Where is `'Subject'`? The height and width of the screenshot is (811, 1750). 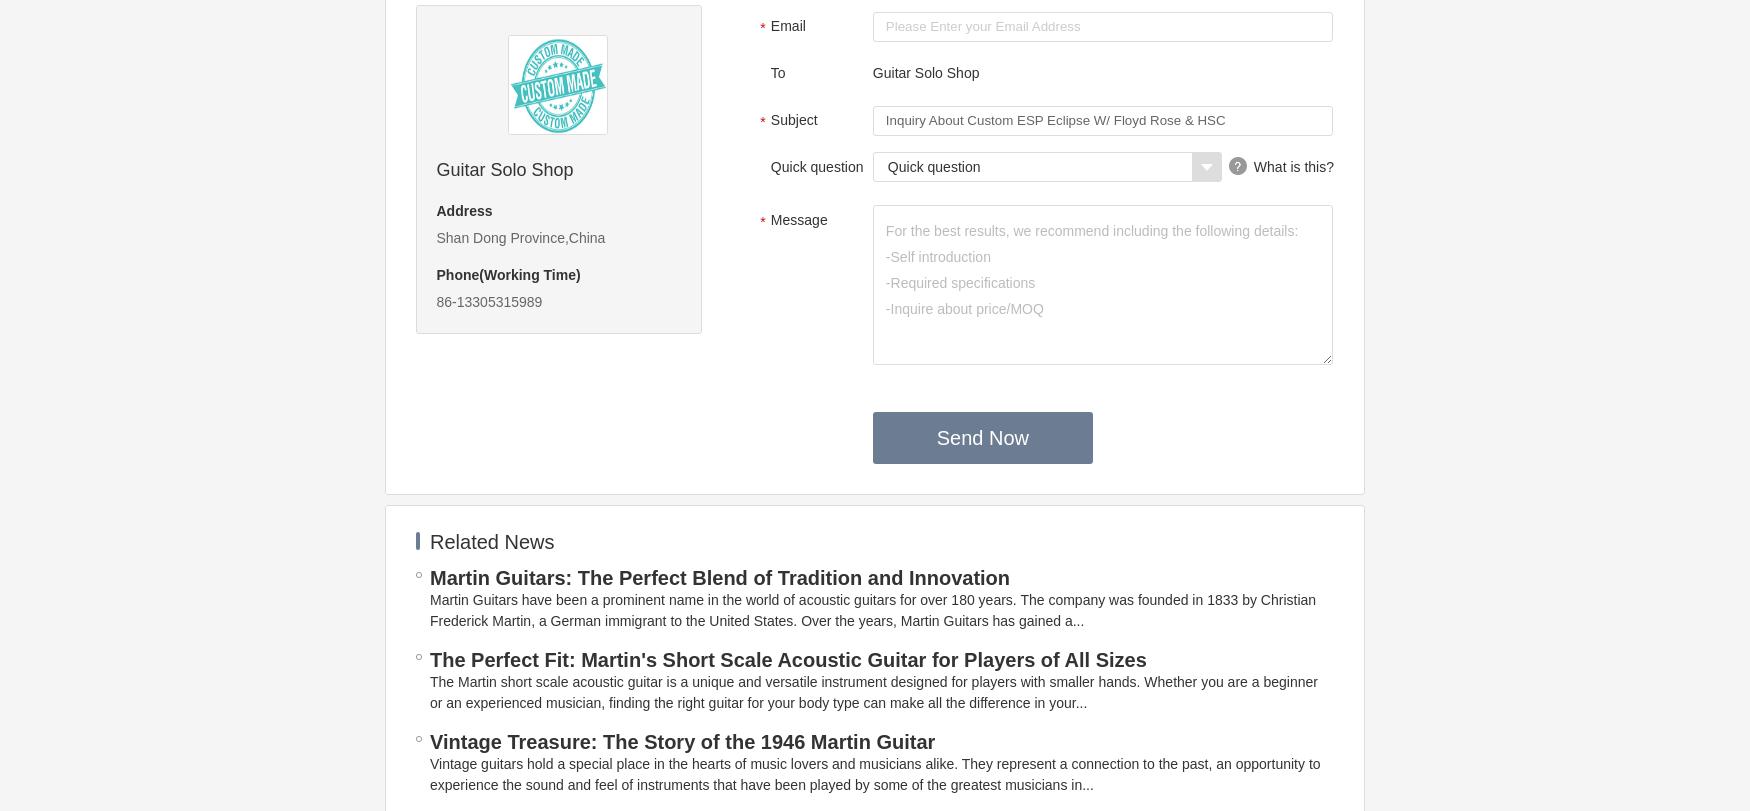
'Subject' is located at coordinates (792, 120).